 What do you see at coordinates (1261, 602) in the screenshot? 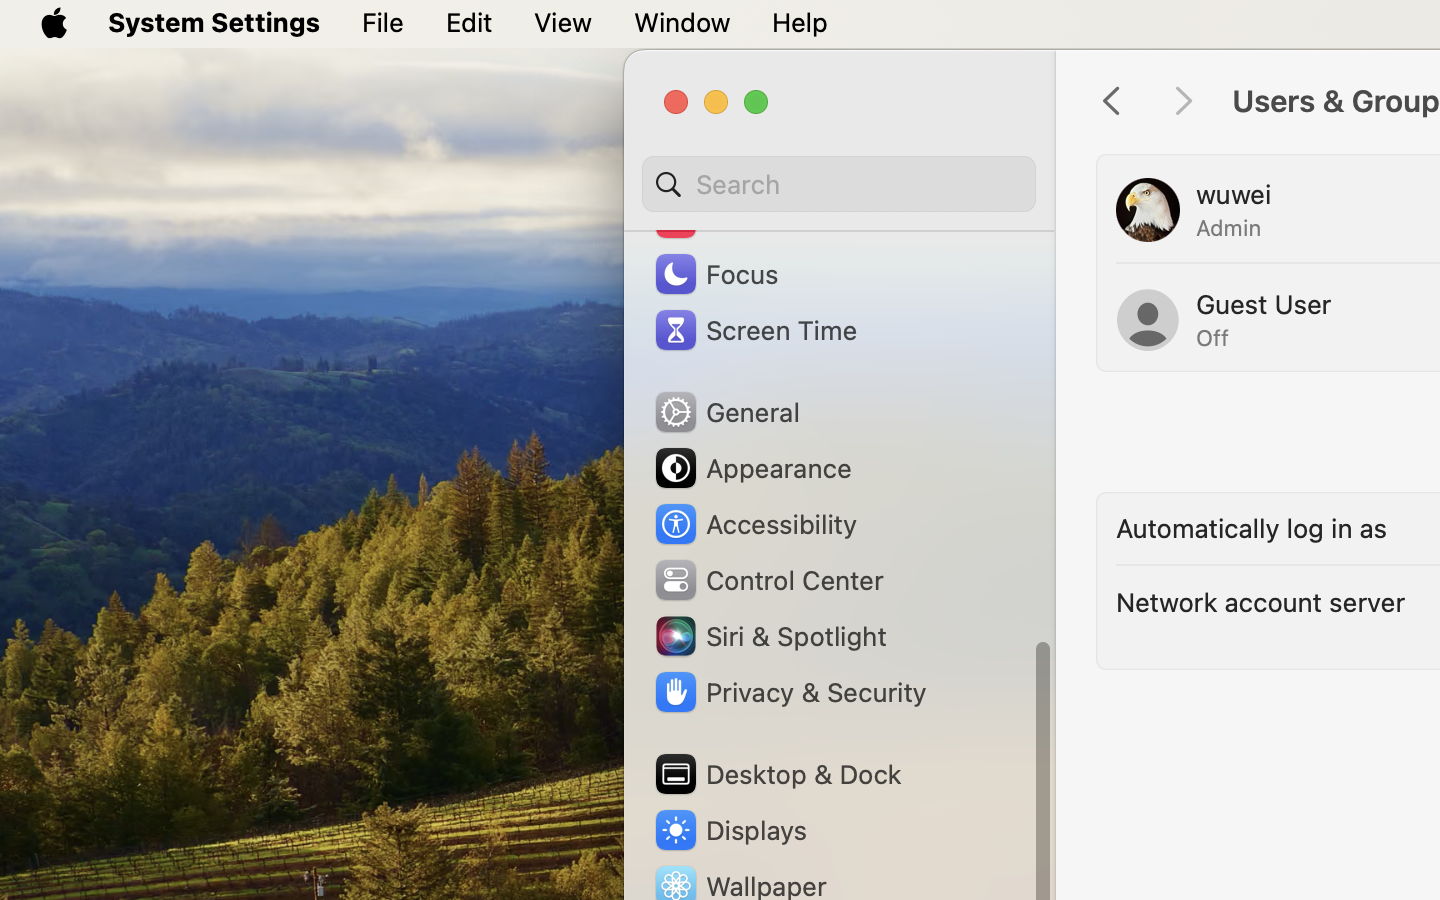
I see `'Network account server'` at bounding box center [1261, 602].